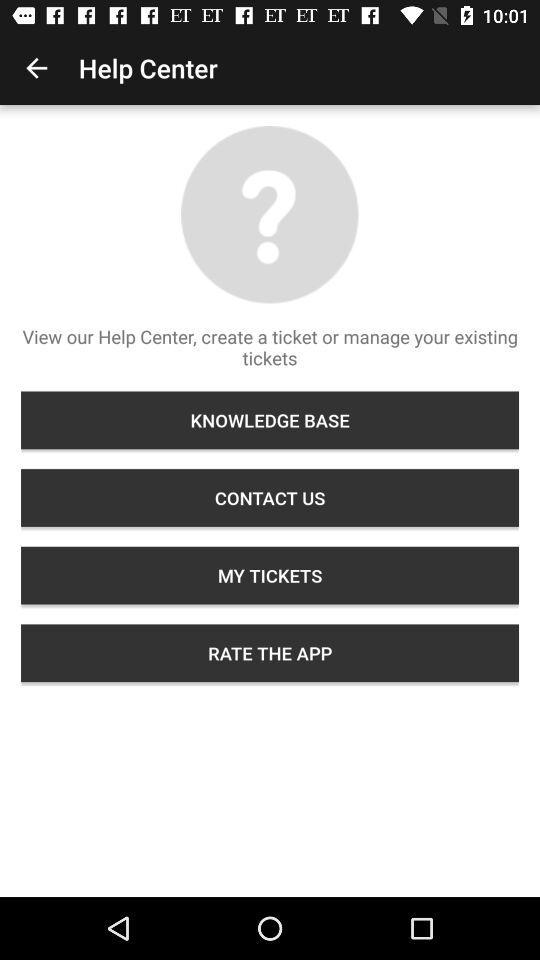  Describe the element at coordinates (270, 496) in the screenshot. I see `the item above the my tickets` at that location.